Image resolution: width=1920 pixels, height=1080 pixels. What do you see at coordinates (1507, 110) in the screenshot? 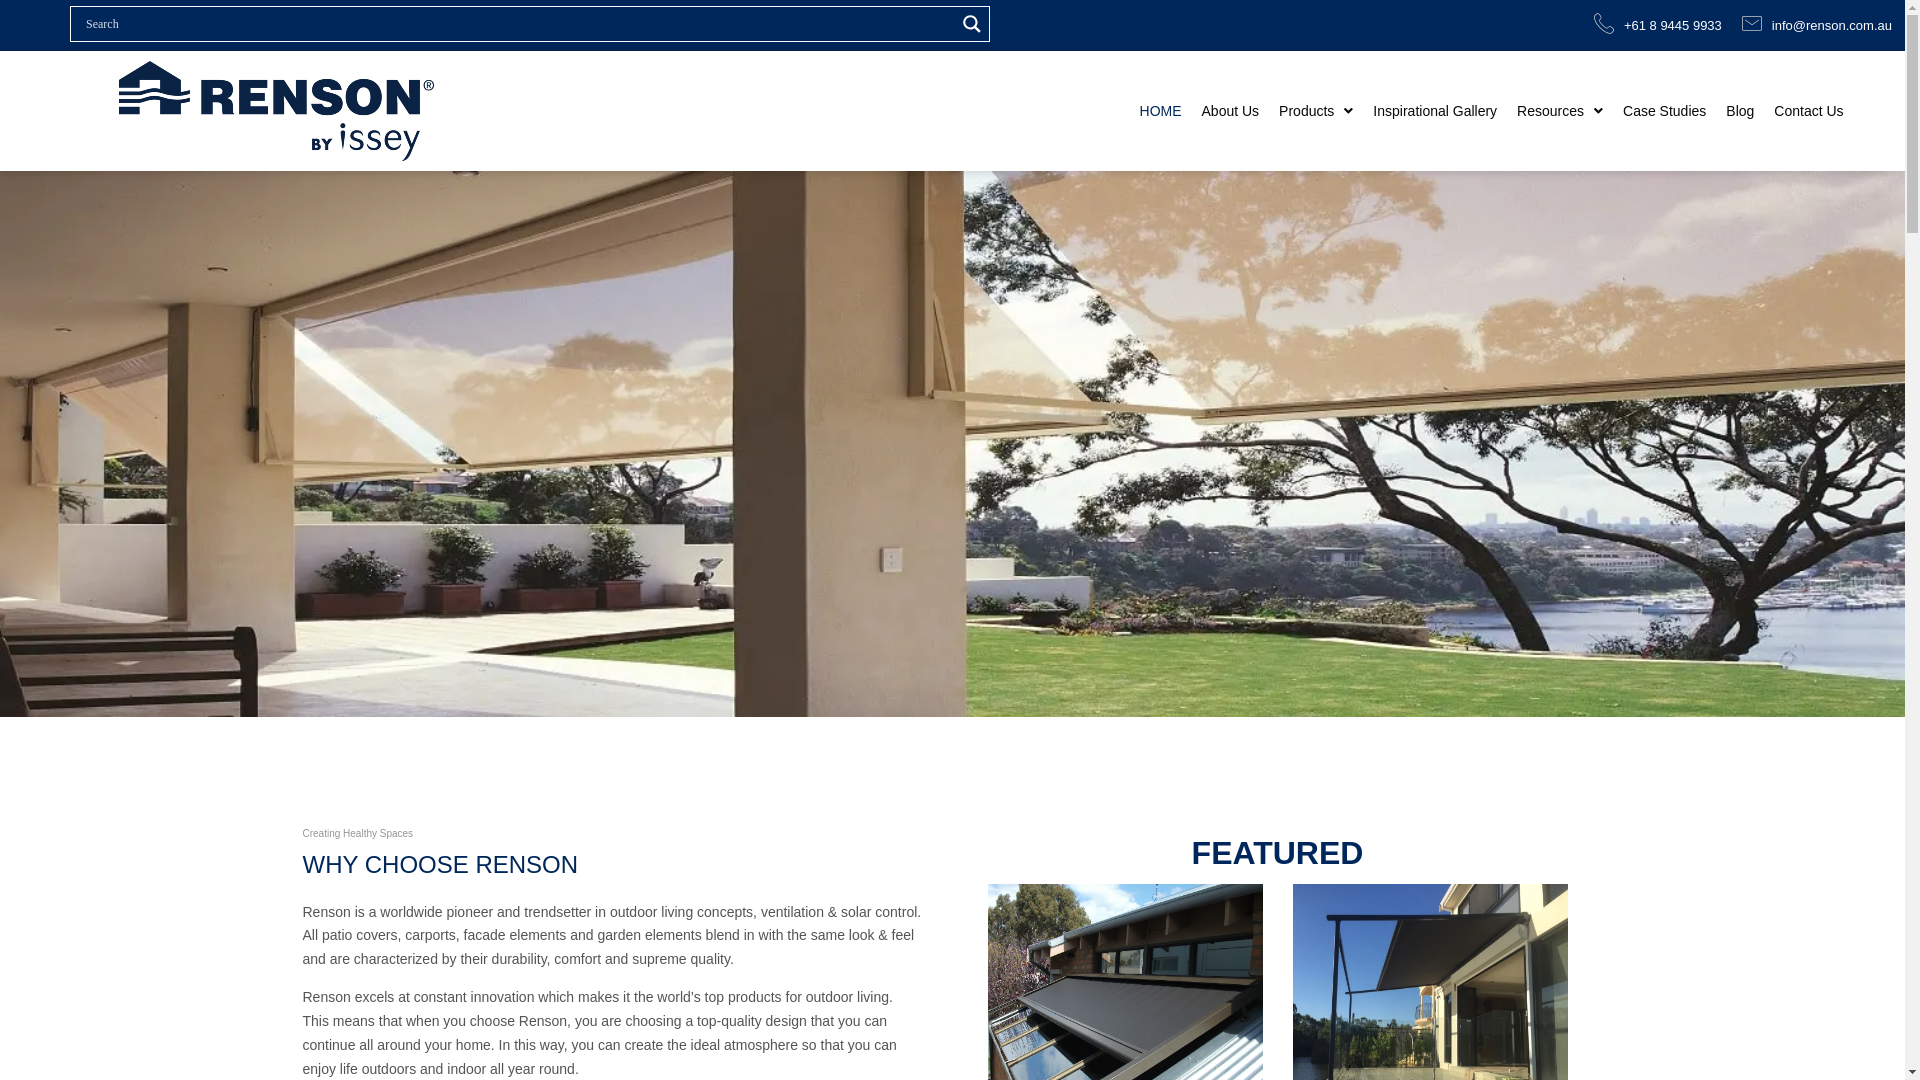
I see `'Resources'` at bounding box center [1507, 110].